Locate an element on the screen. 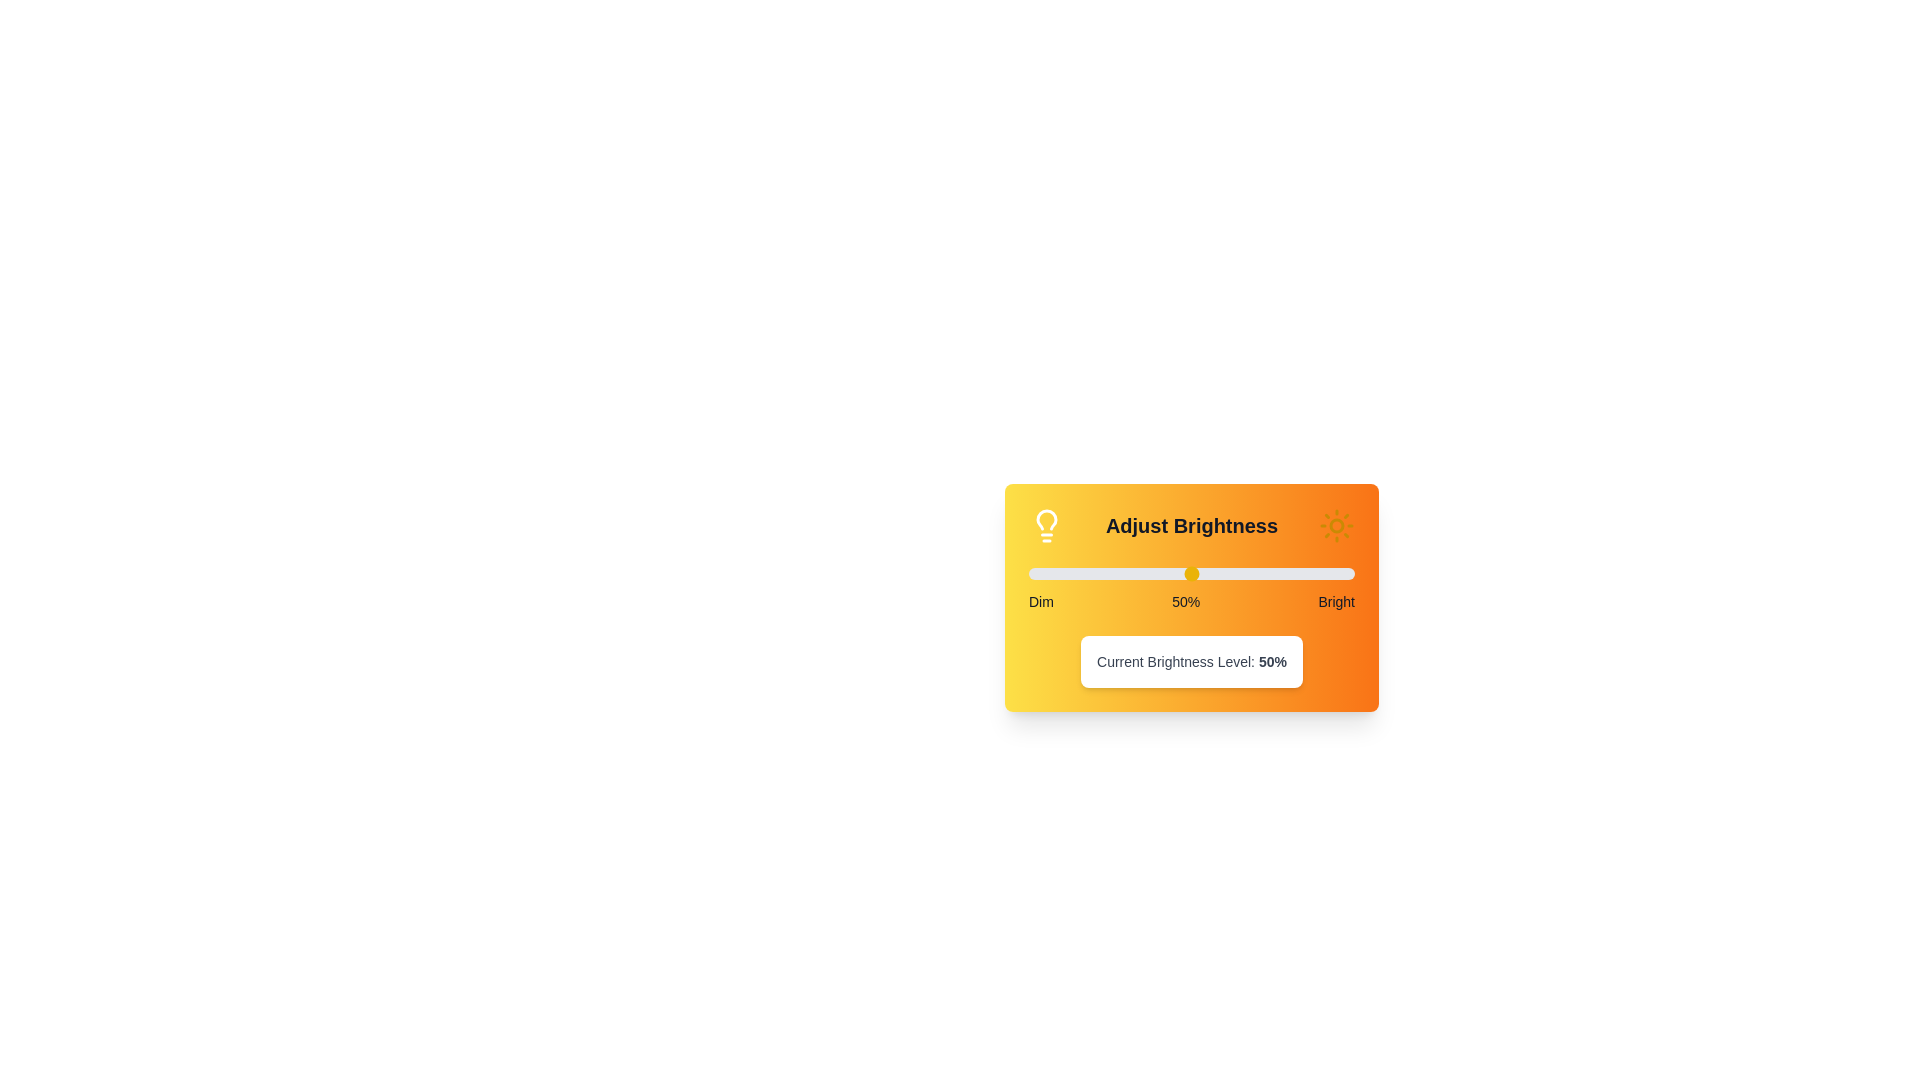 The width and height of the screenshot is (1920, 1080). the brightness slider to 66% is located at coordinates (1243, 574).